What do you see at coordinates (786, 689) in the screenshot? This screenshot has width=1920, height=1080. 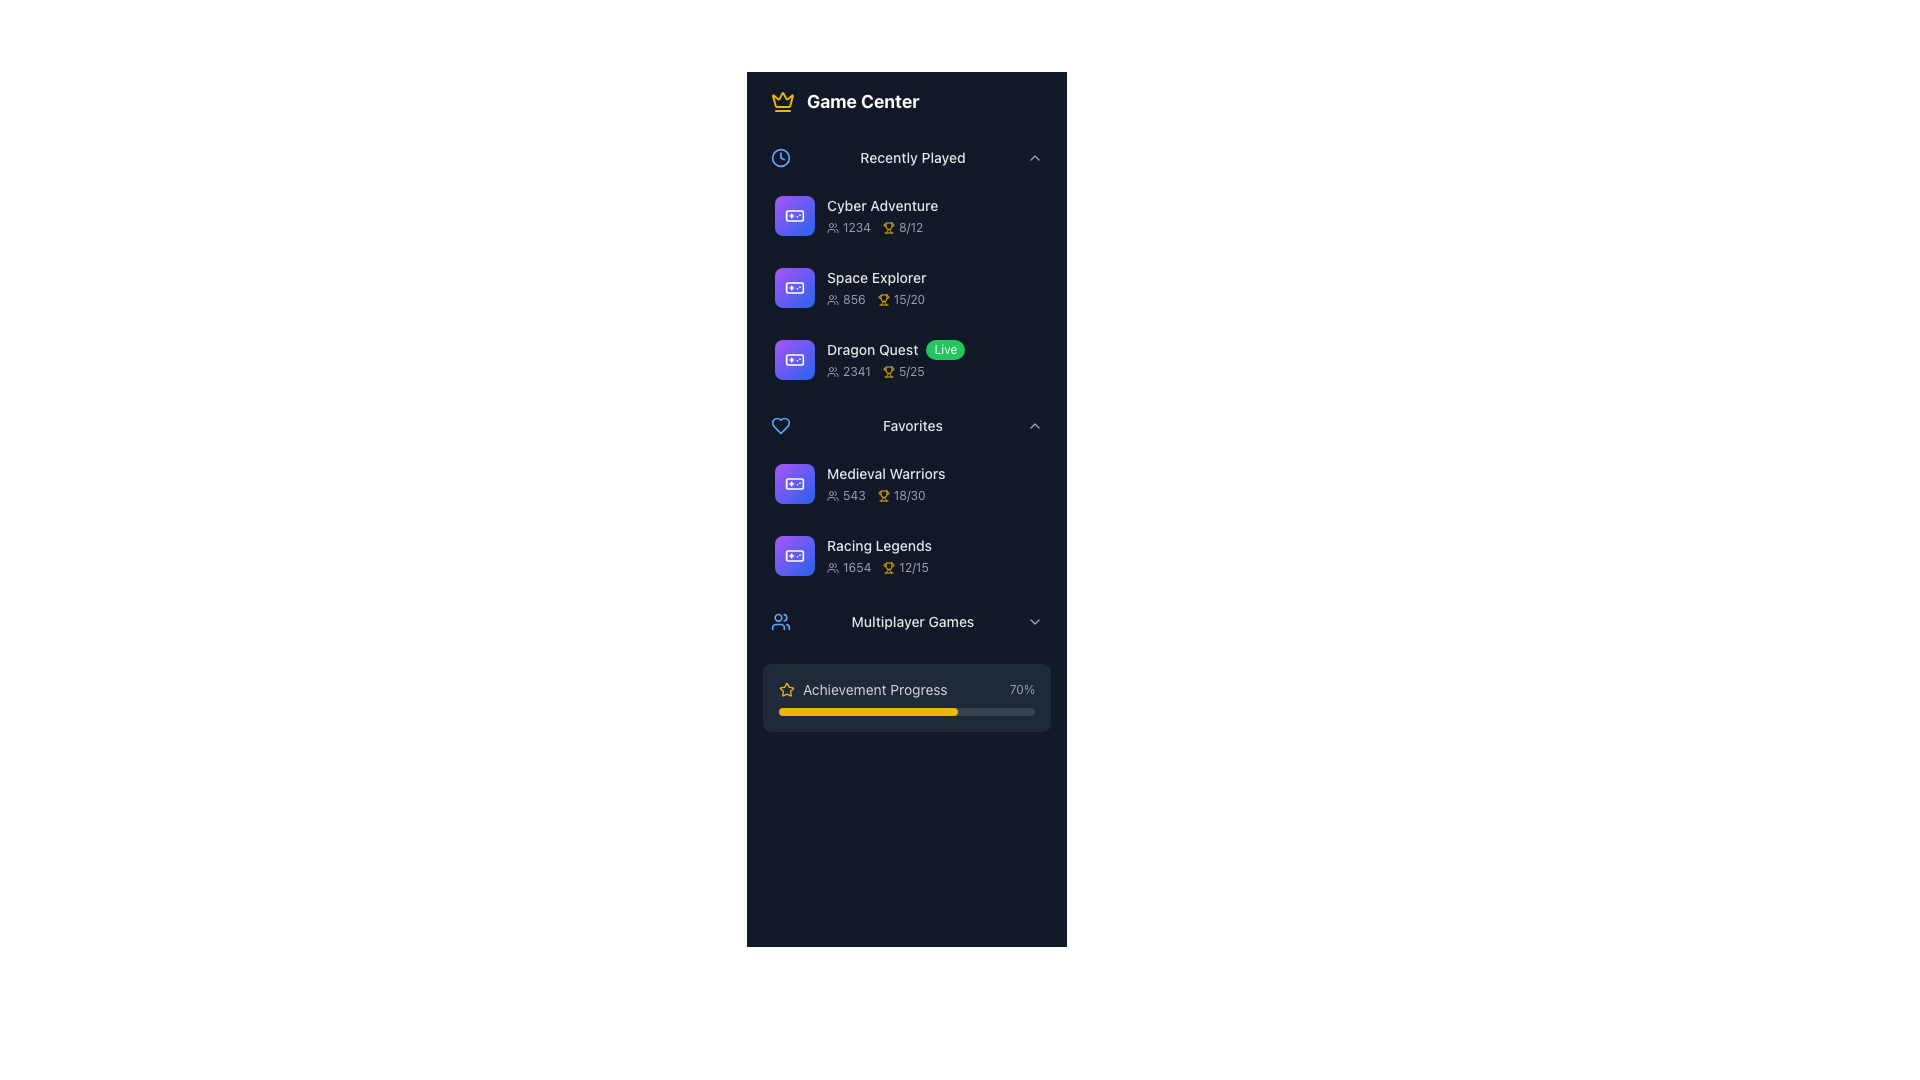 I see `the yellow star icon located to the left of the 'Achievement Progress' label in the 'Achievement Progress' section` at bounding box center [786, 689].